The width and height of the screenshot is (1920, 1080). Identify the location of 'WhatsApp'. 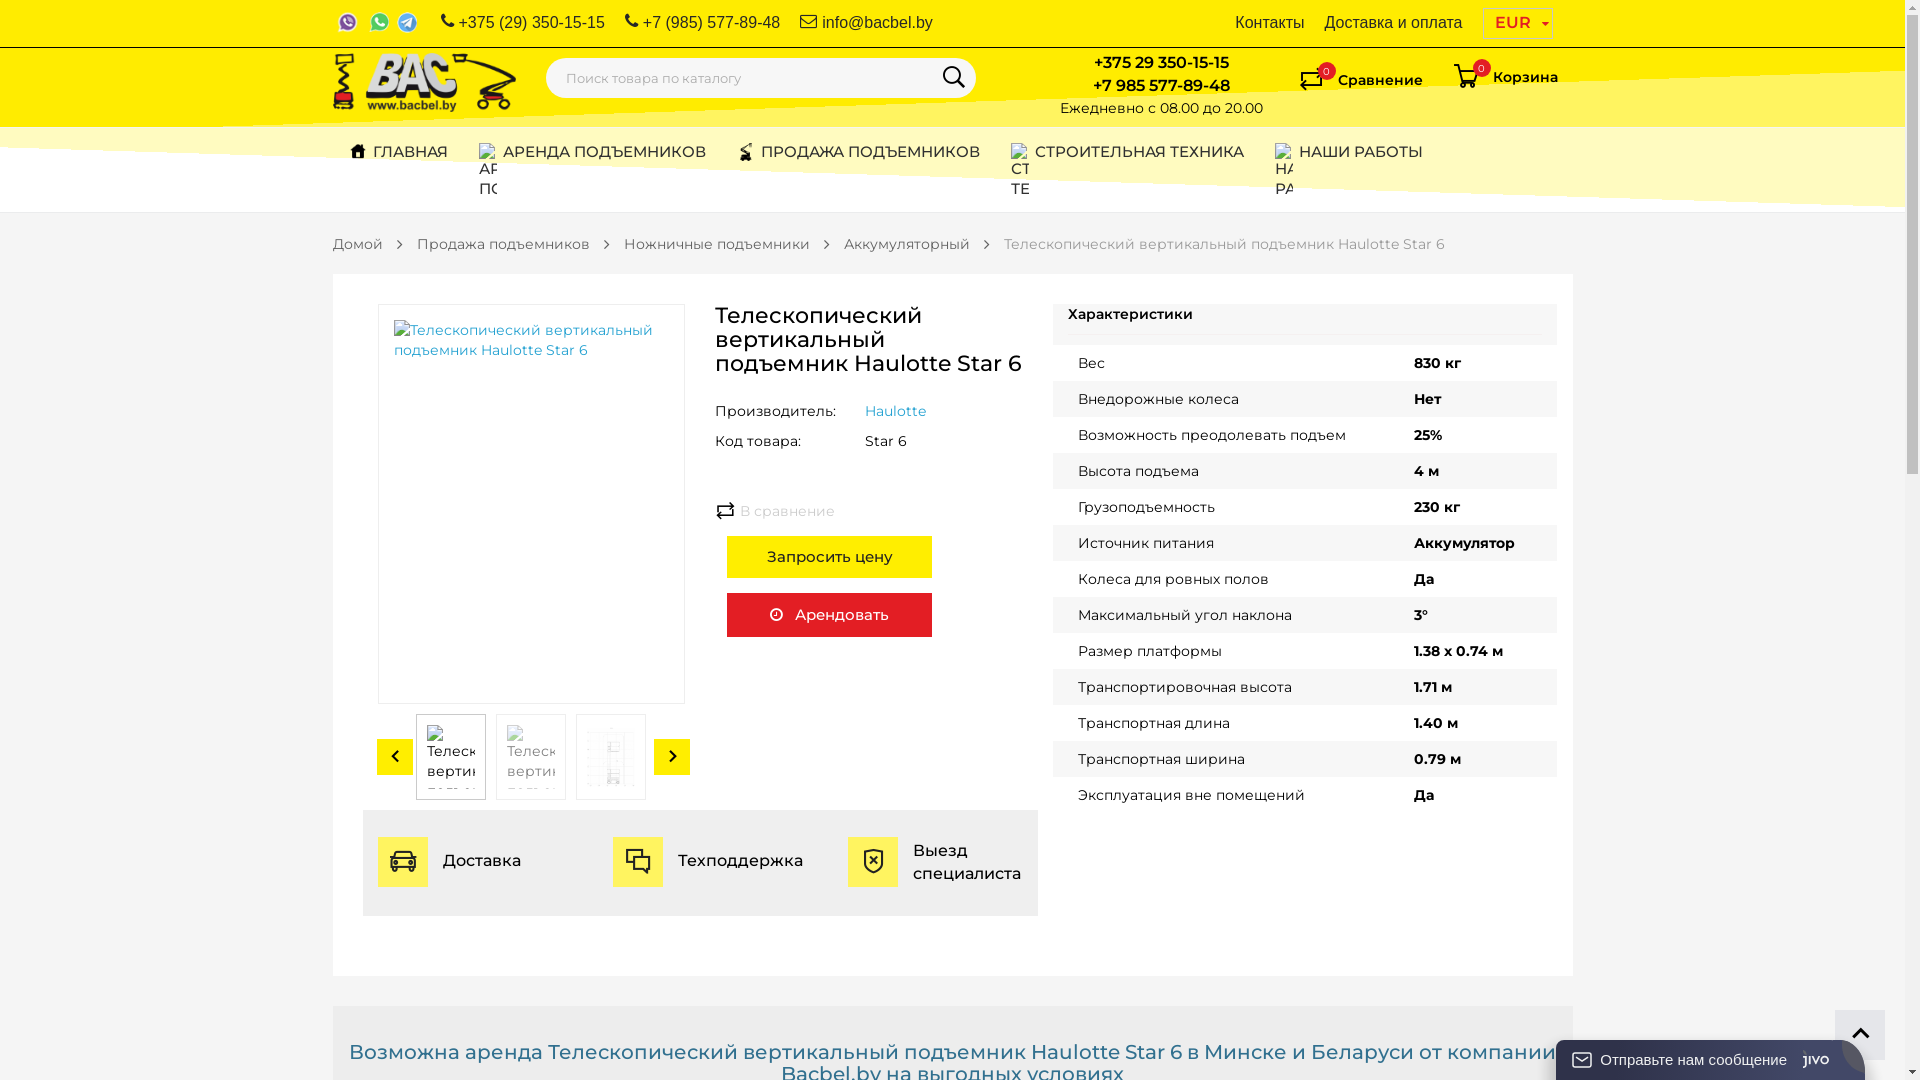
(379, 22).